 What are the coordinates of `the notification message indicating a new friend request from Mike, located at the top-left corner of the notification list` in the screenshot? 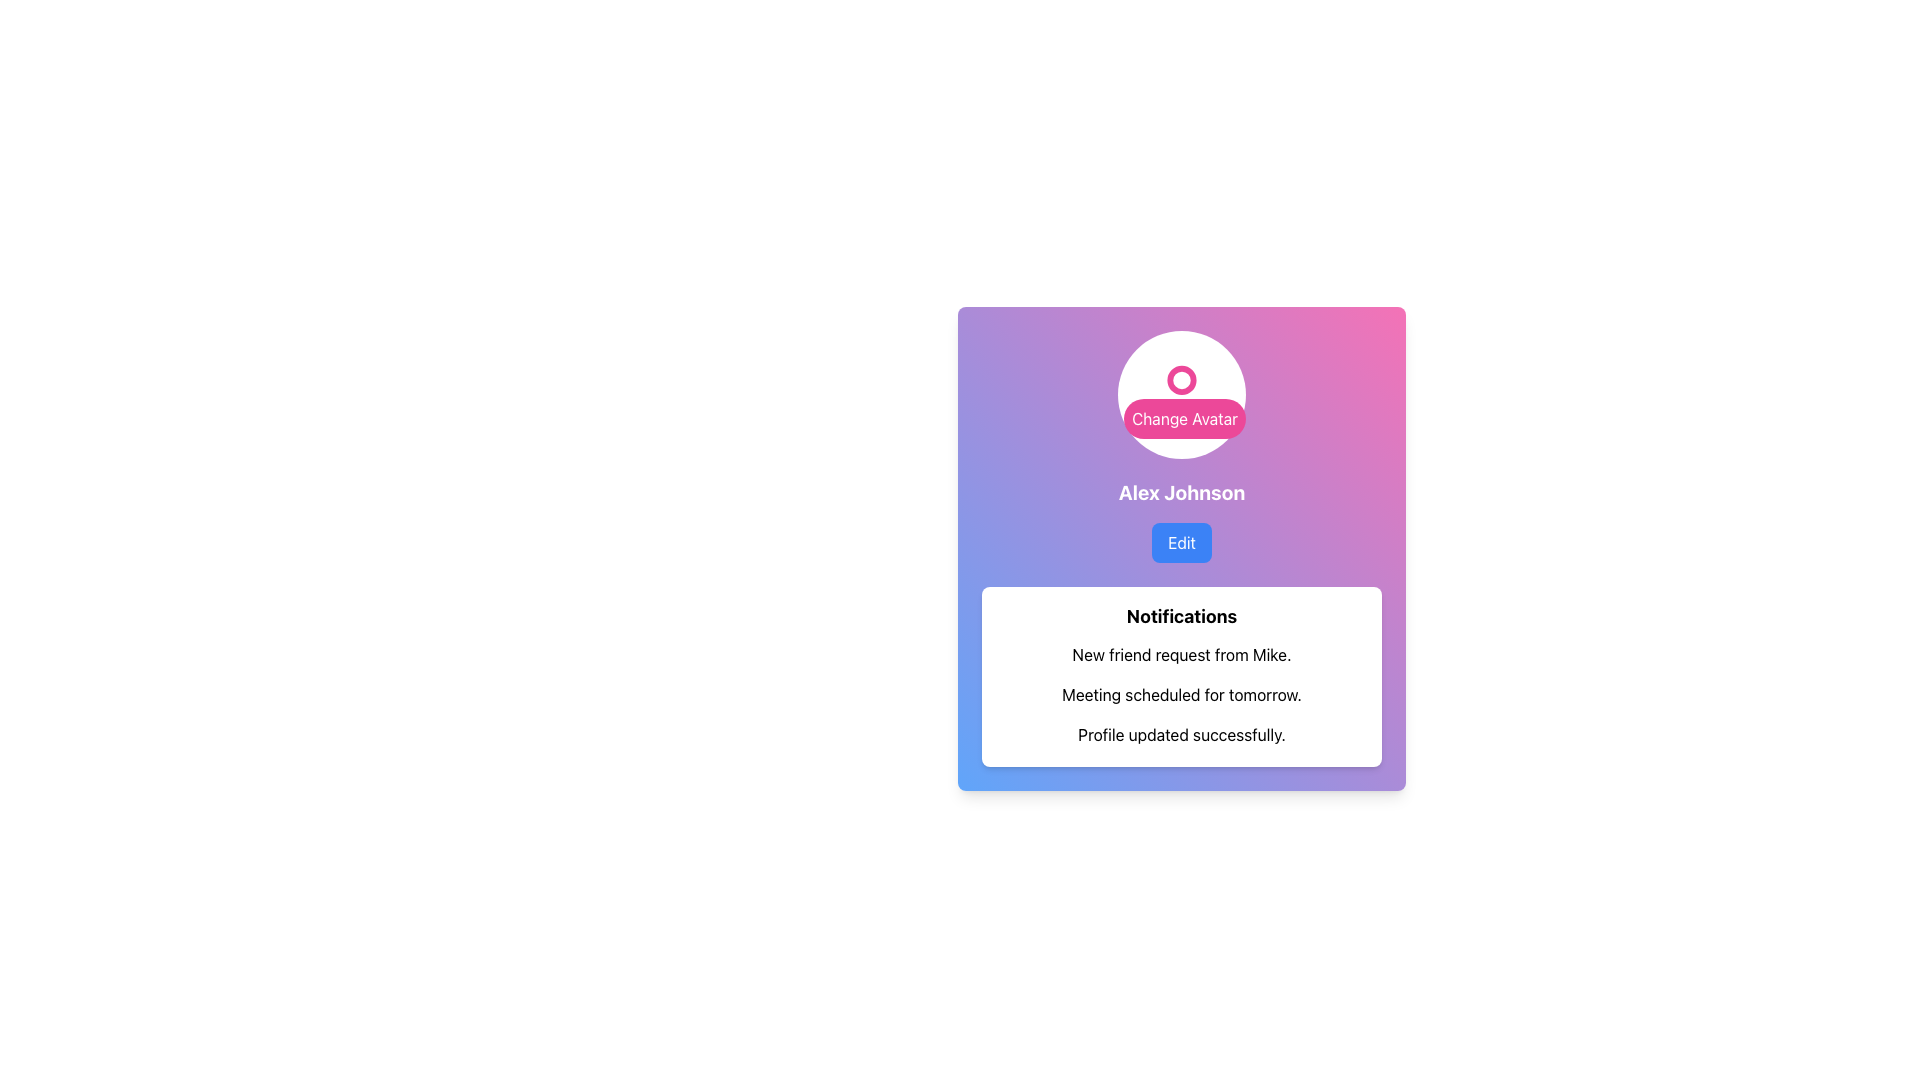 It's located at (1181, 655).